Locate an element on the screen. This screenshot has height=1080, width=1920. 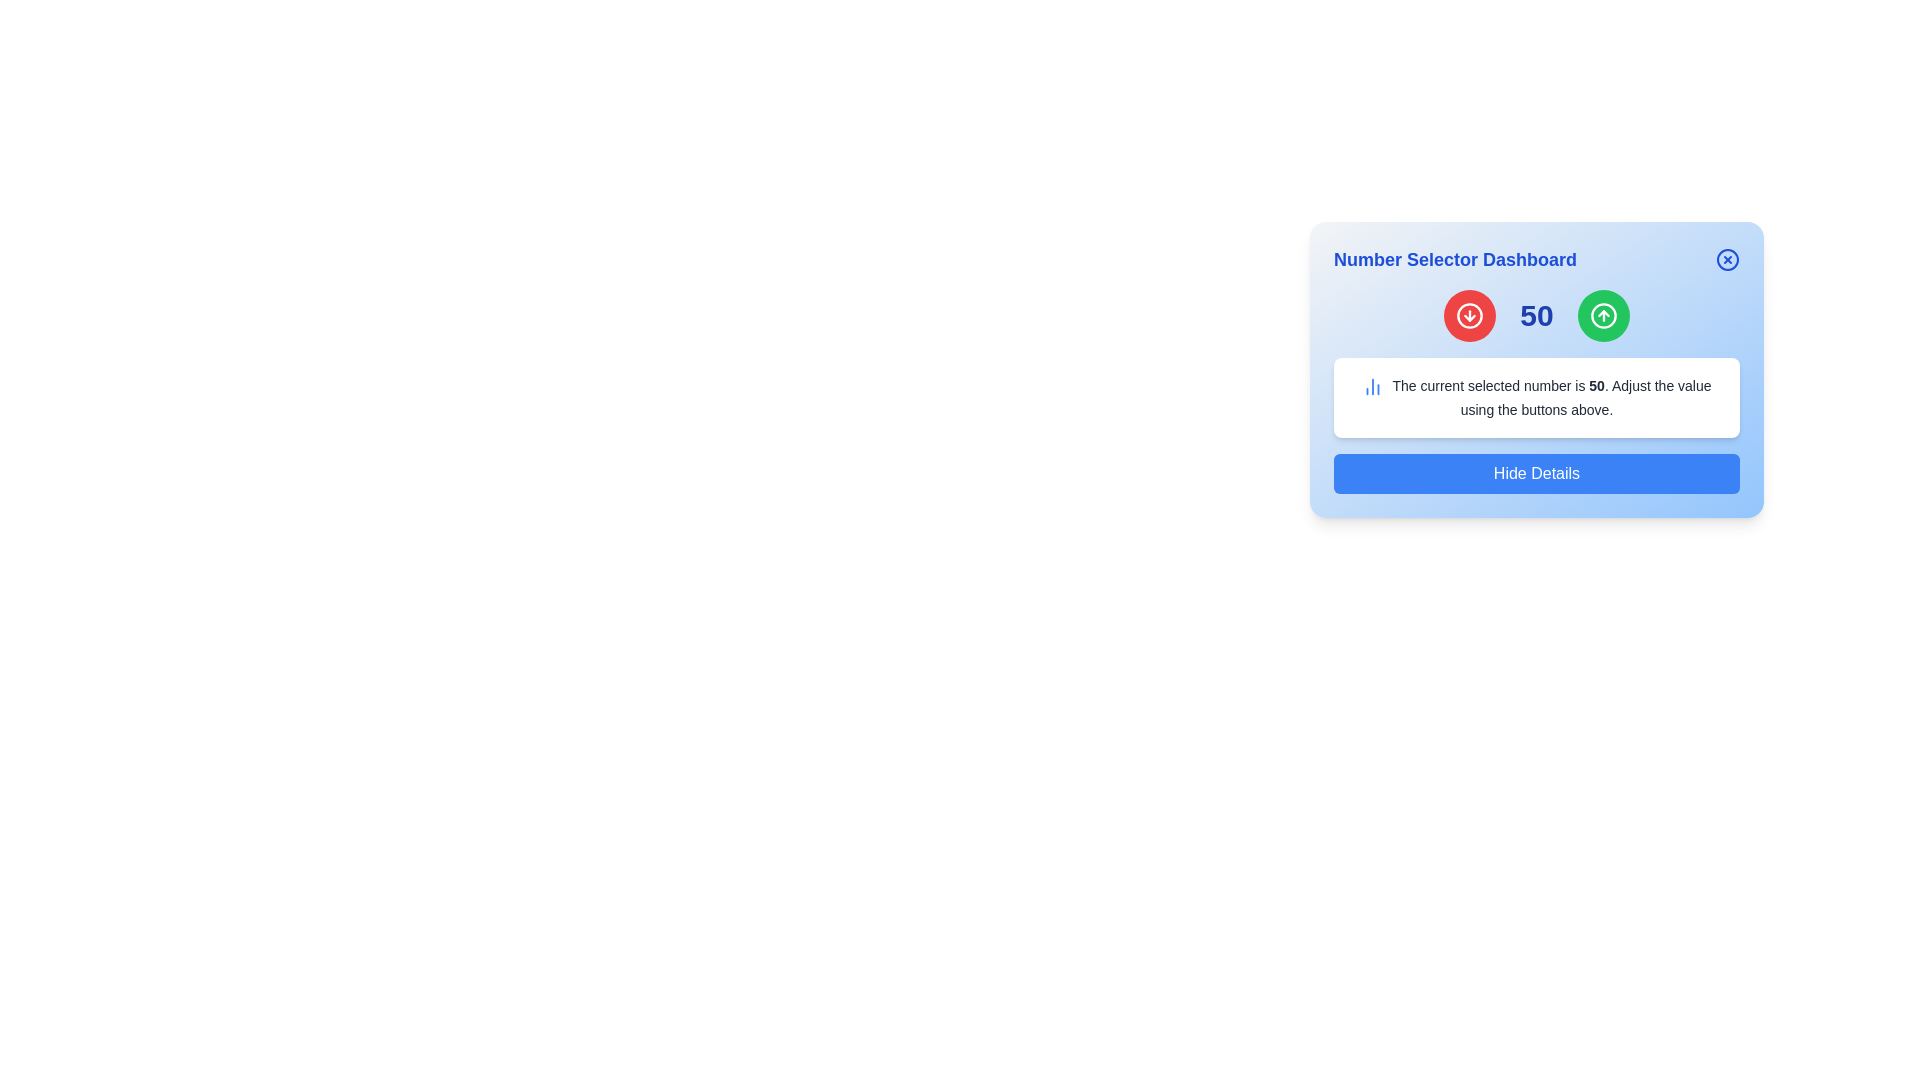
the SVG circle graphic that emphasizes the arrow icon within the right-side control button, located directly to the right of the number '50' is located at coordinates (1603, 315).